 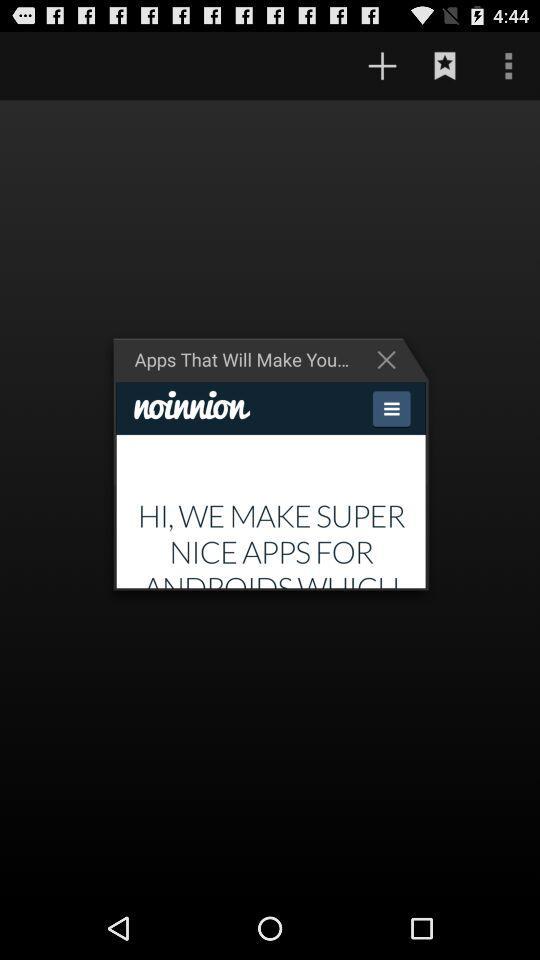 What do you see at coordinates (508, 70) in the screenshot?
I see `the more icon` at bounding box center [508, 70].